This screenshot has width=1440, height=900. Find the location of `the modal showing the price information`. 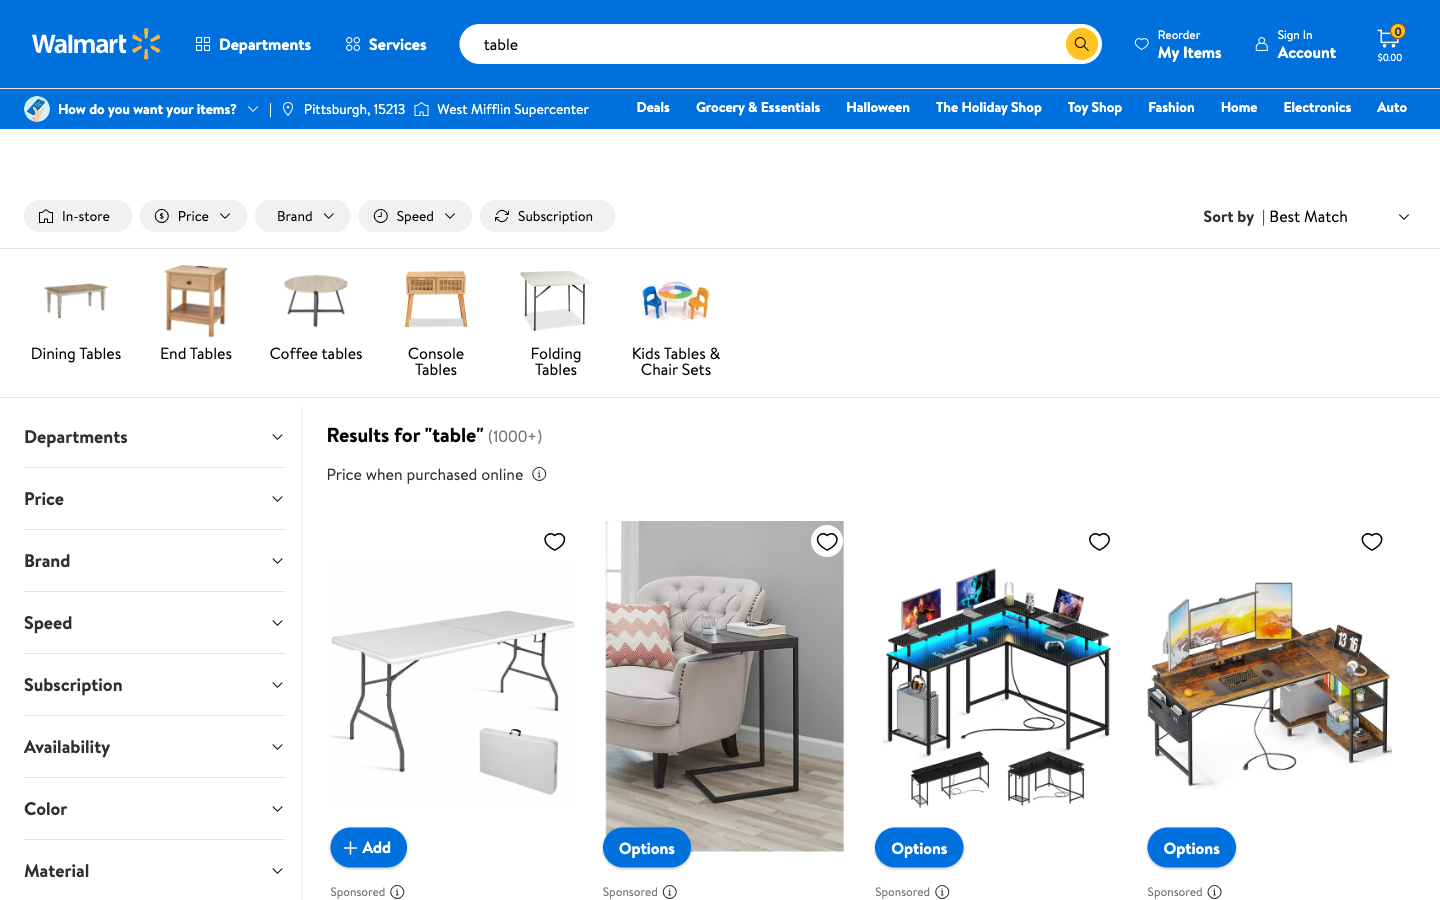

the modal showing the price information is located at coordinates (537, 473).